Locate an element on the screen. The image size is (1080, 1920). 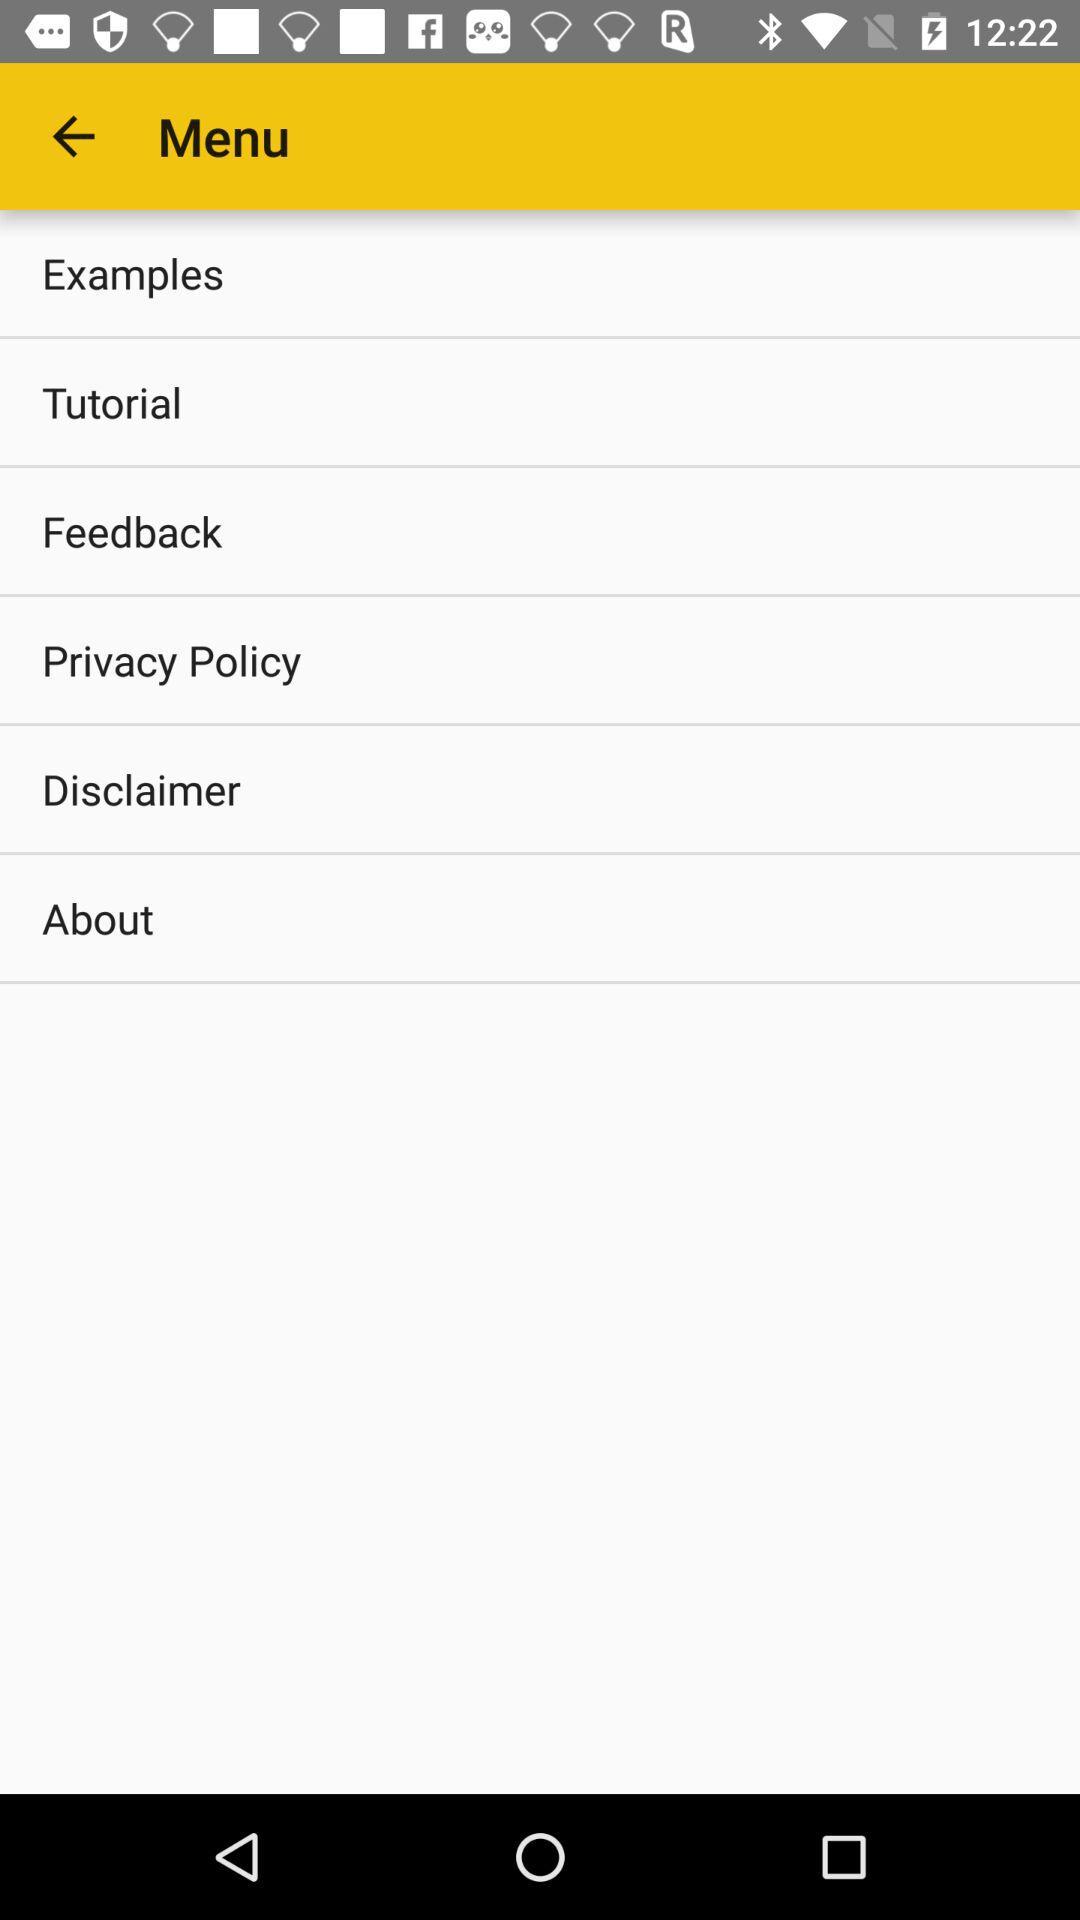
disclaimer item is located at coordinates (540, 787).